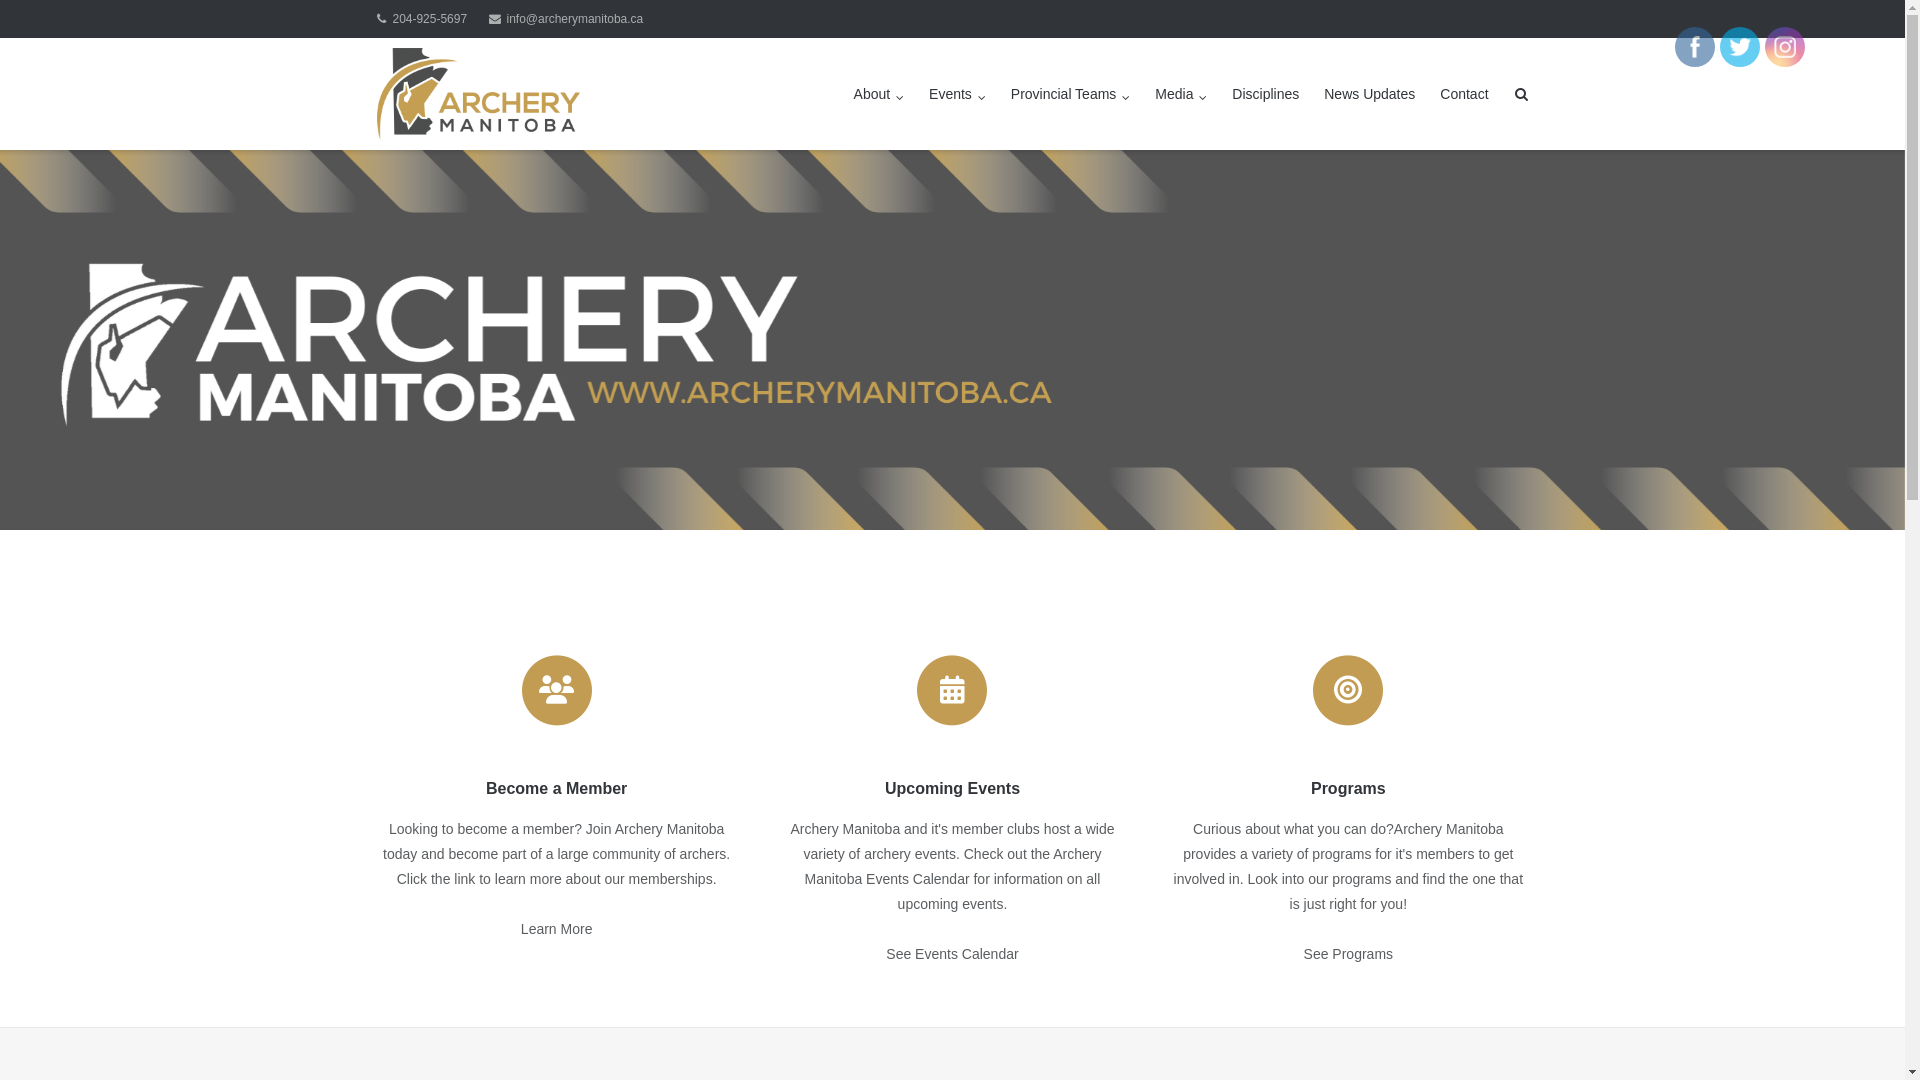  What do you see at coordinates (556, 929) in the screenshot?
I see `'Learn More'` at bounding box center [556, 929].